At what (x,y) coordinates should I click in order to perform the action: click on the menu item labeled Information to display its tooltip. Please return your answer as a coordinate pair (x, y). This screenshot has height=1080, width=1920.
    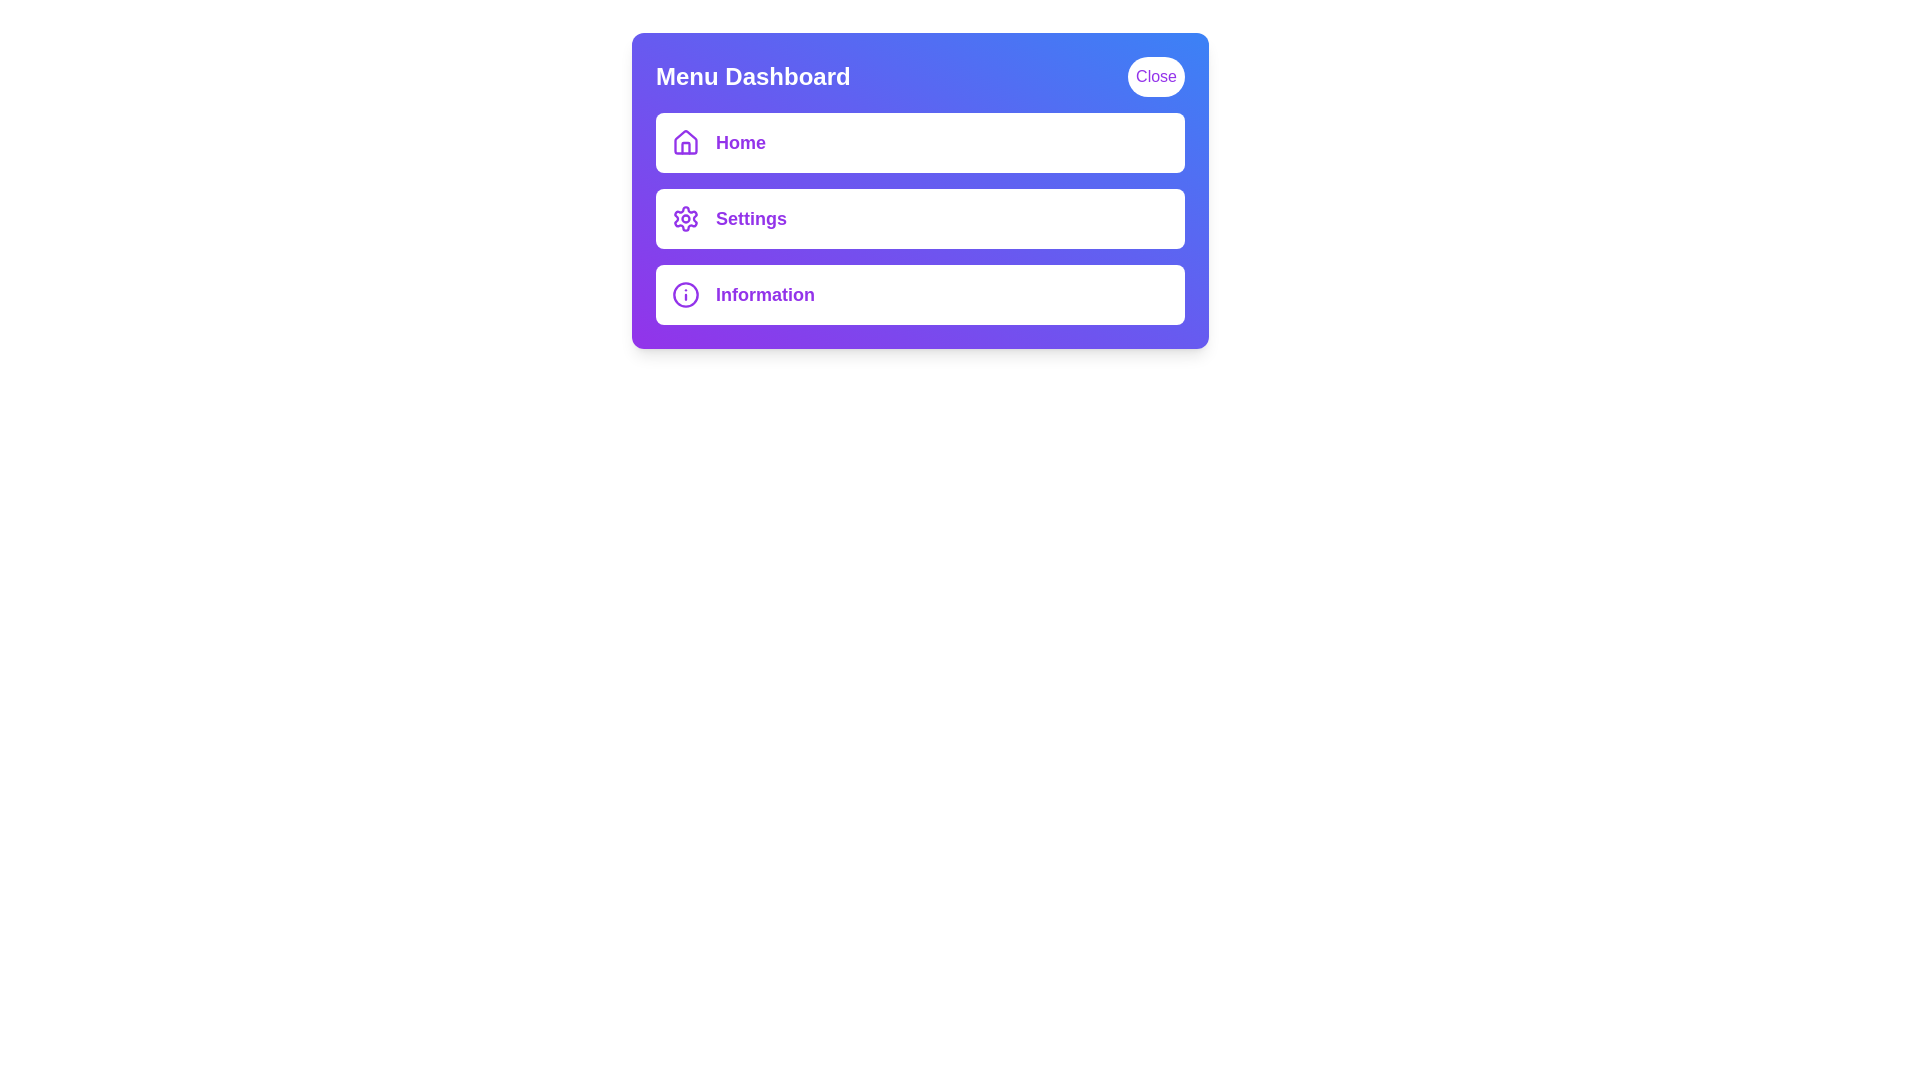
    Looking at the image, I should click on (919, 294).